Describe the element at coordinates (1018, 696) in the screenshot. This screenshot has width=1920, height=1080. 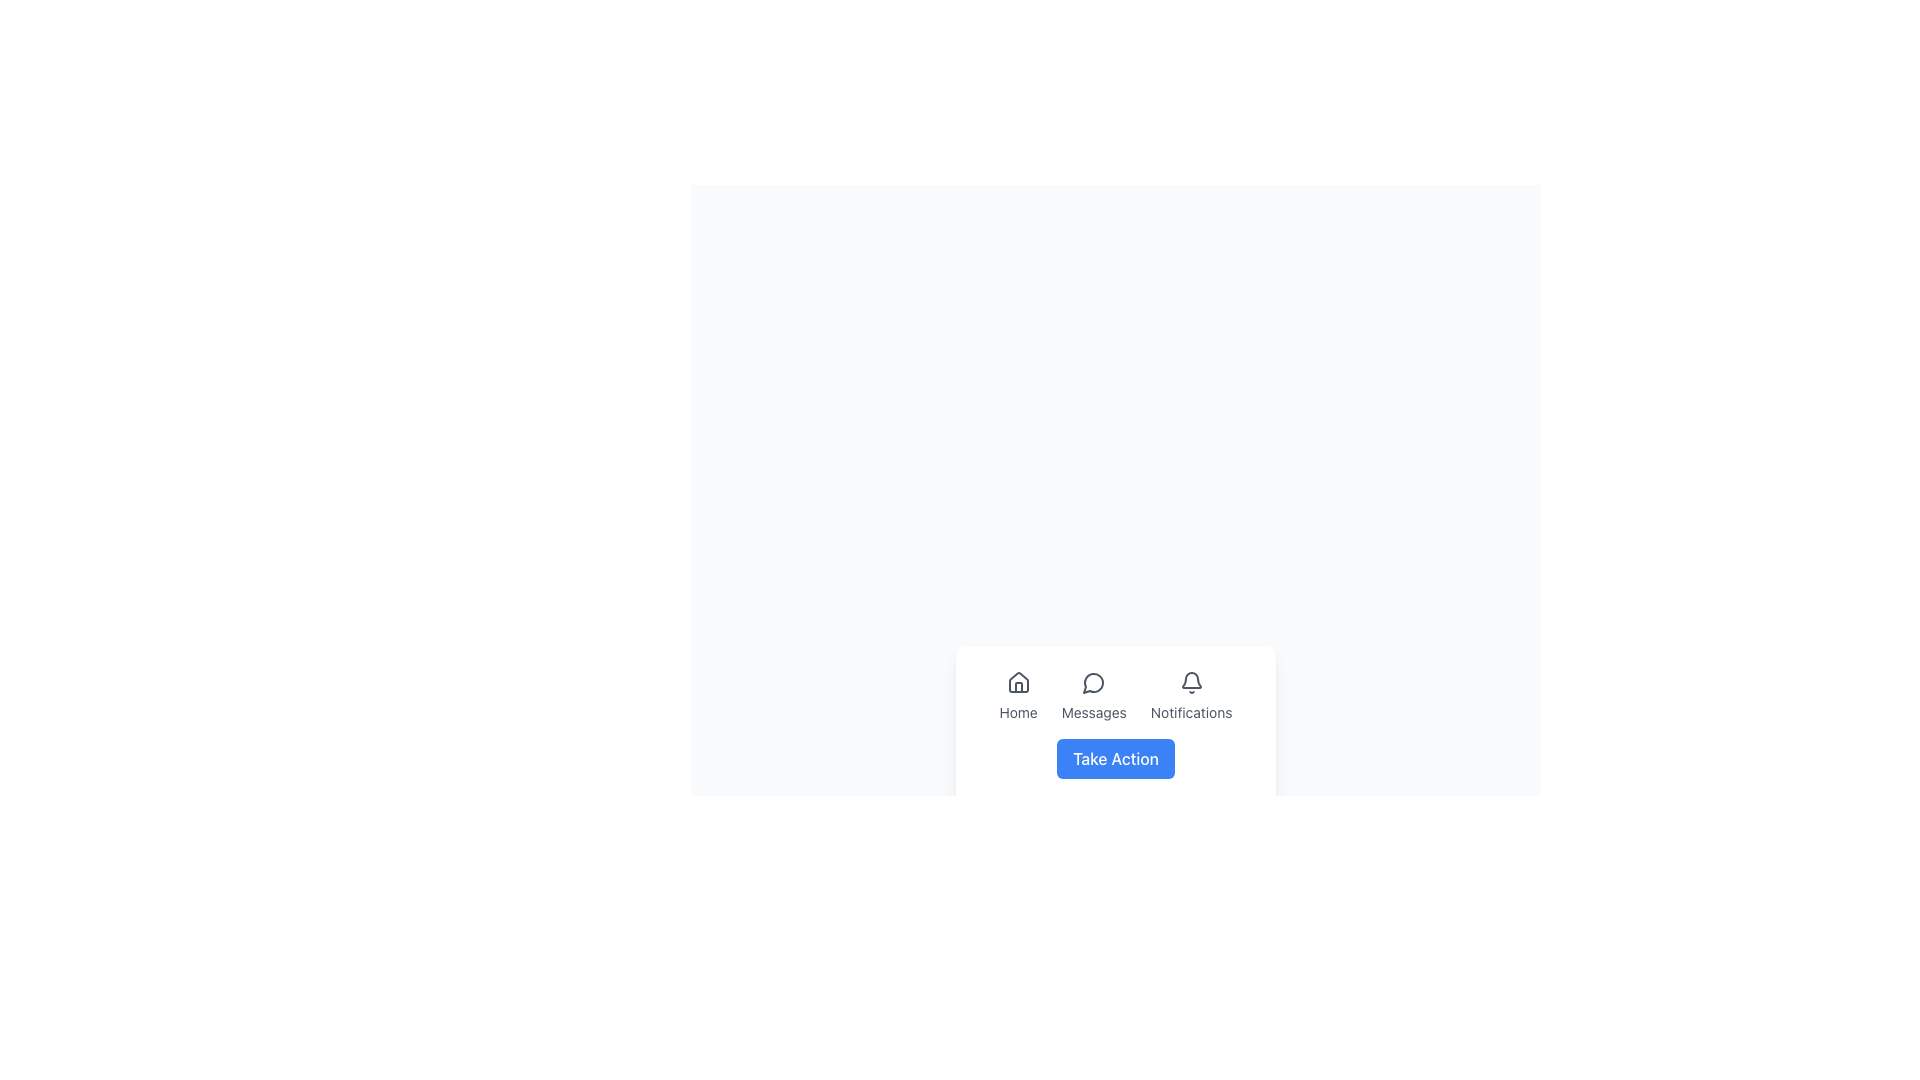
I see `the Navigation Button located in the lower central area of the view` at that location.